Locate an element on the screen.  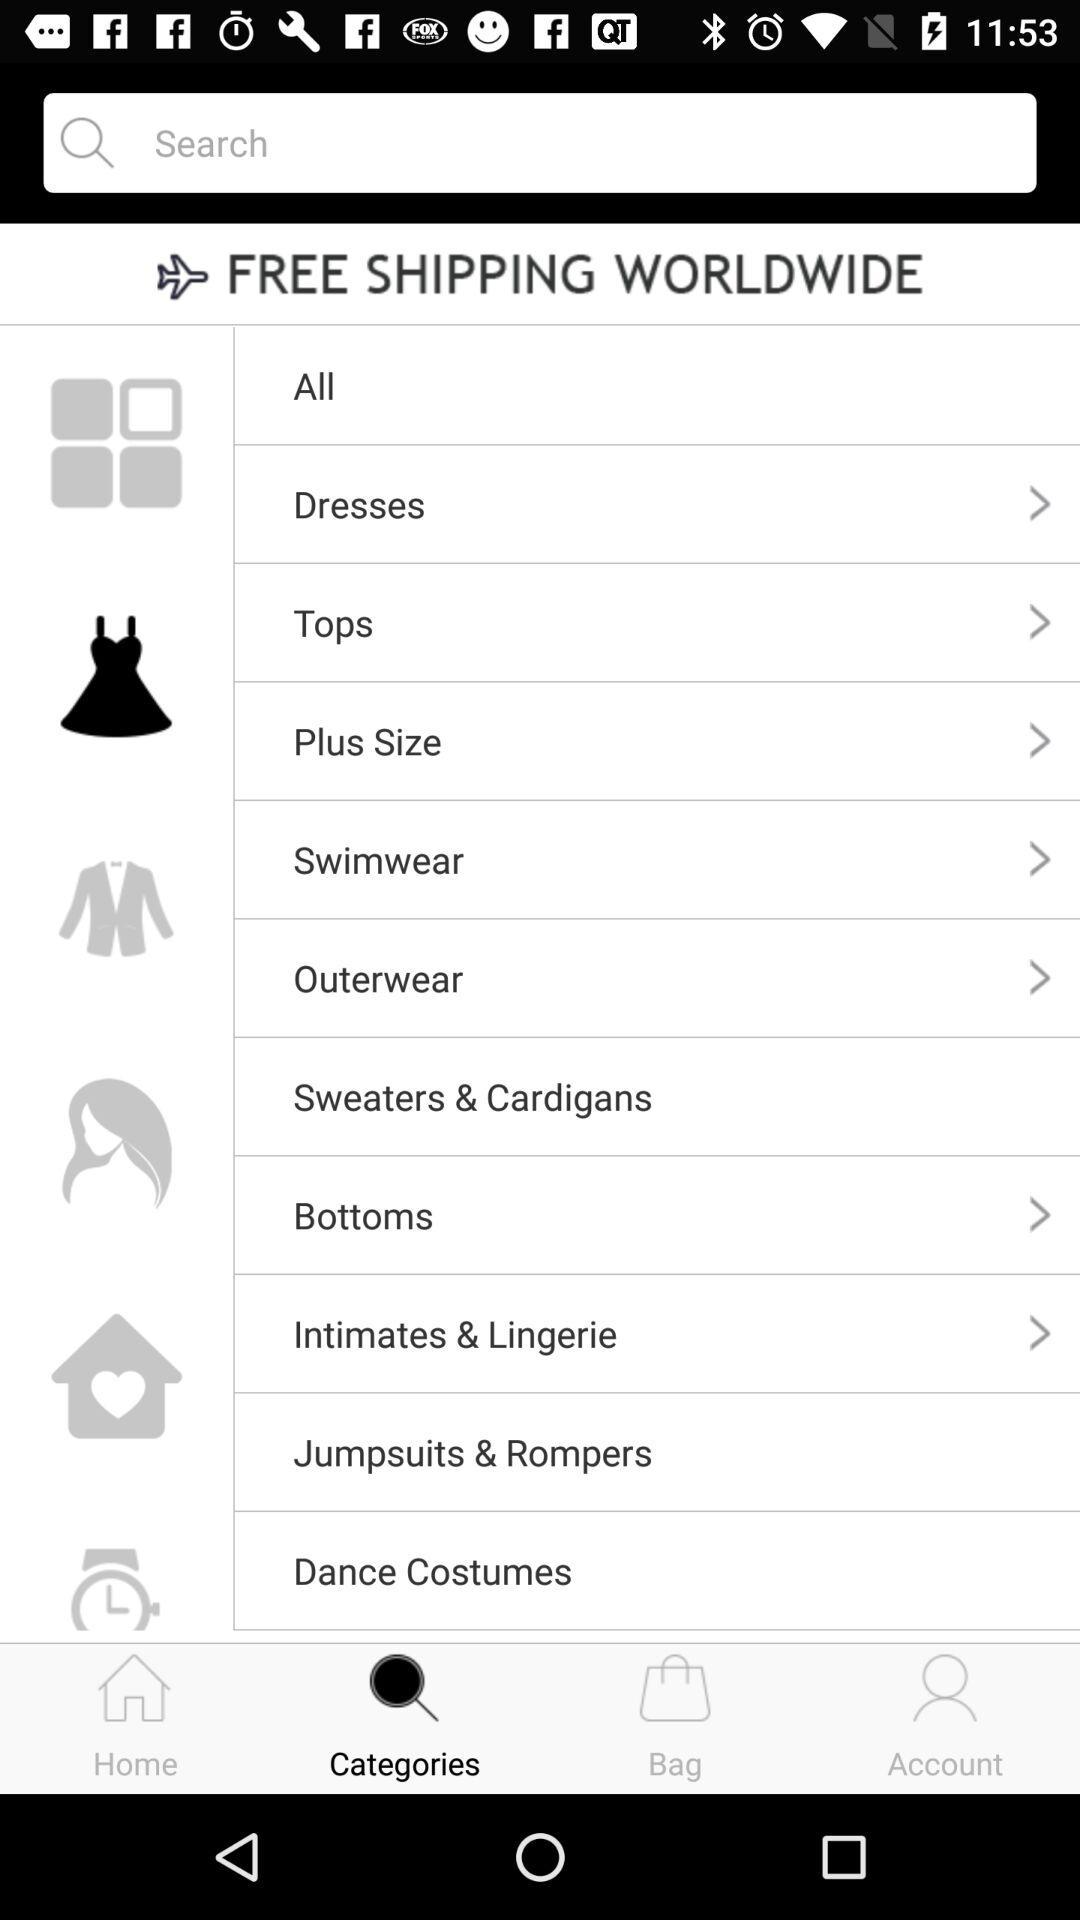
search is located at coordinates (577, 141).